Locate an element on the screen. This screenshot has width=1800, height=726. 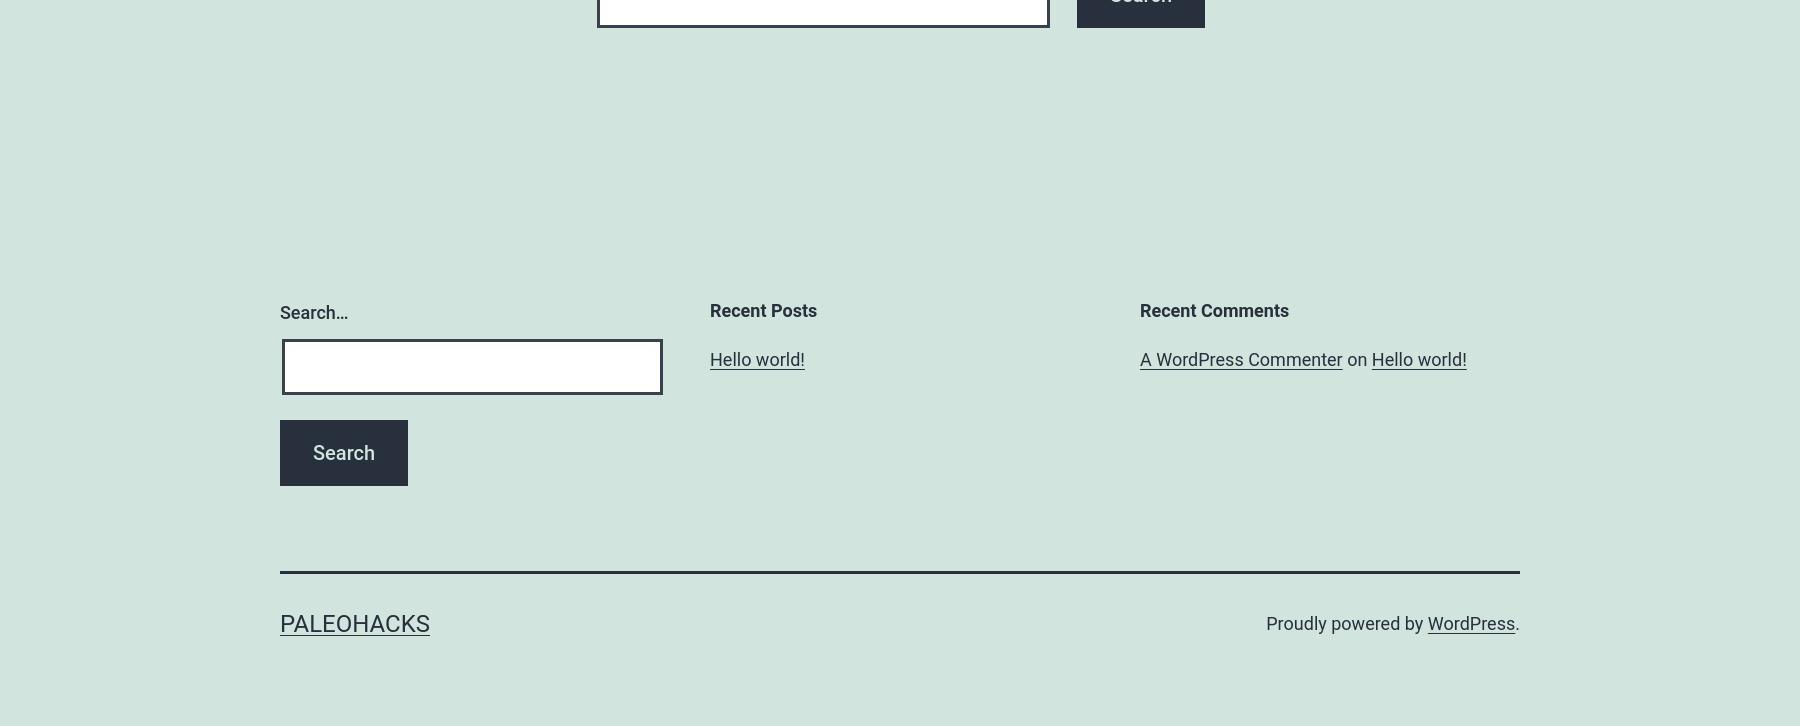
'Recent Posts' is located at coordinates (762, 309).